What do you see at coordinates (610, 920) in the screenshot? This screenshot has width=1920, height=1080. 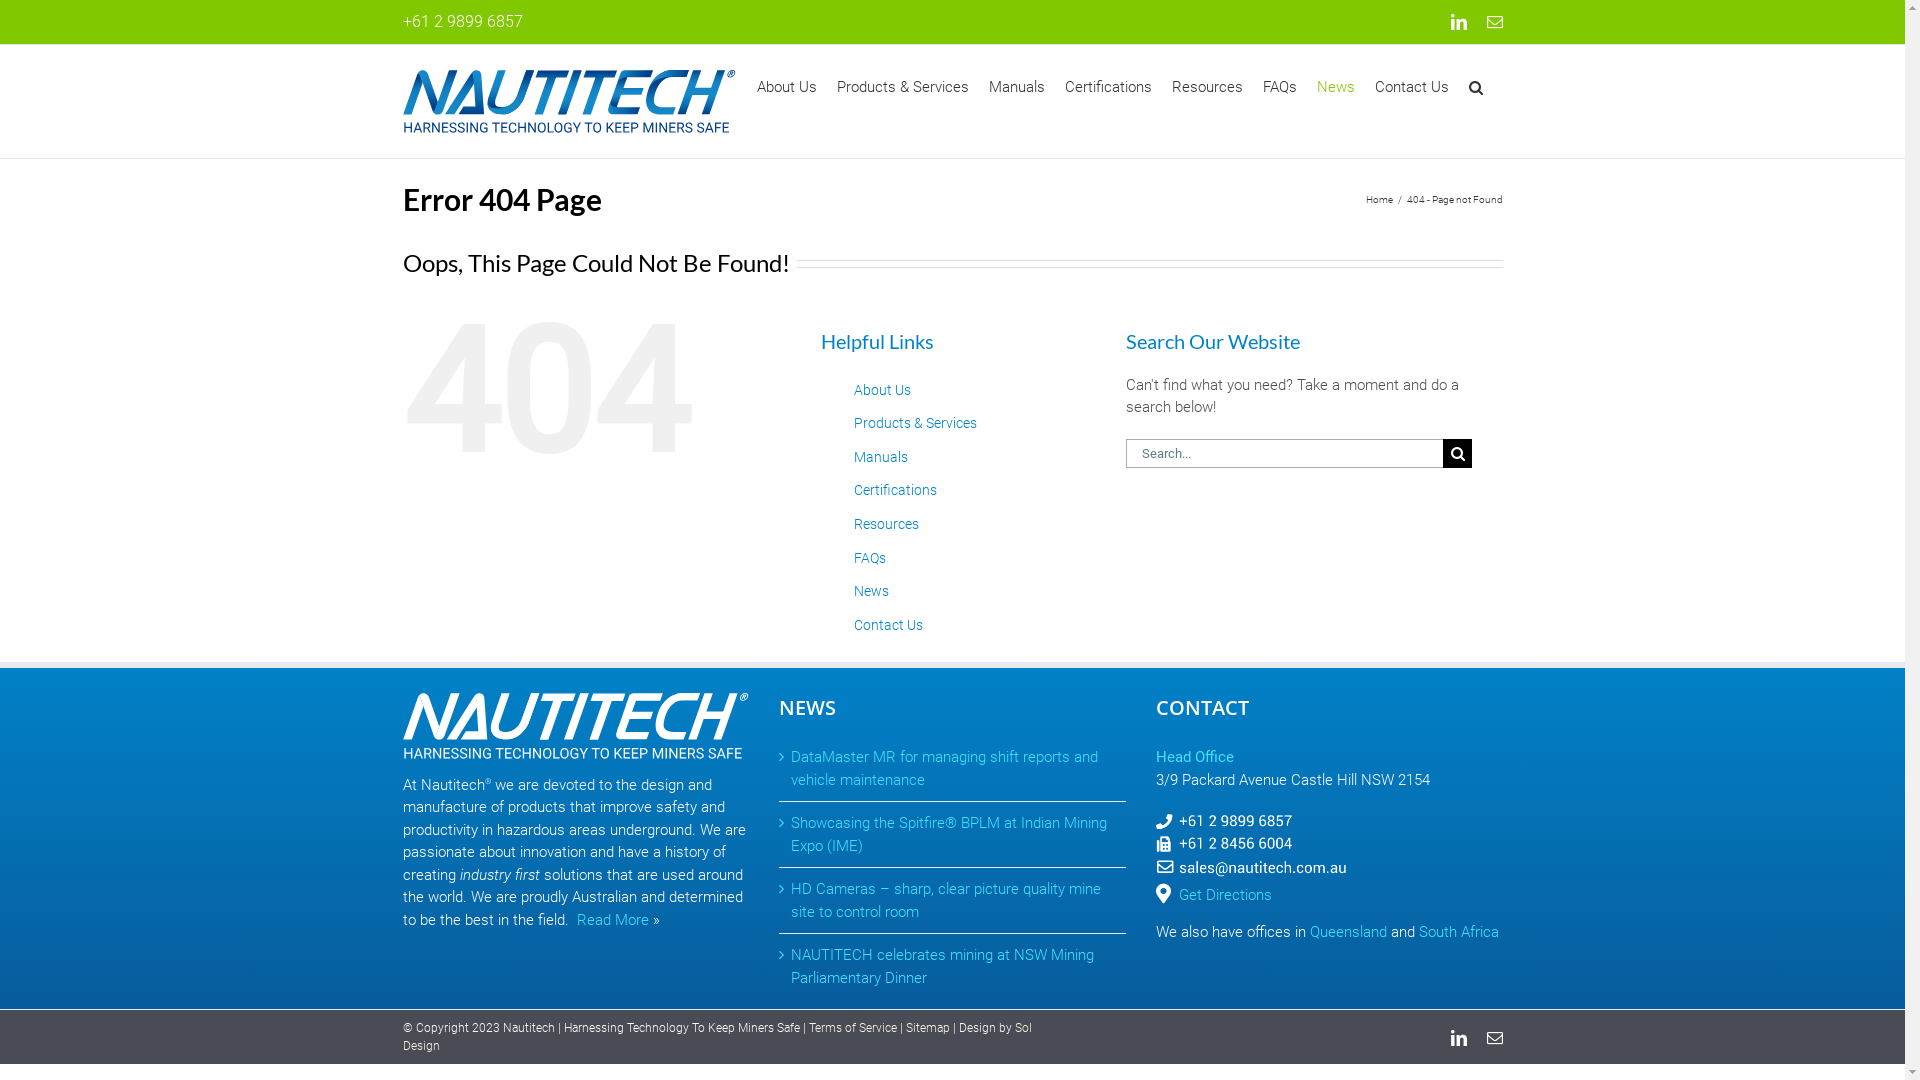 I see `'Read More'` at bounding box center [610, 920].